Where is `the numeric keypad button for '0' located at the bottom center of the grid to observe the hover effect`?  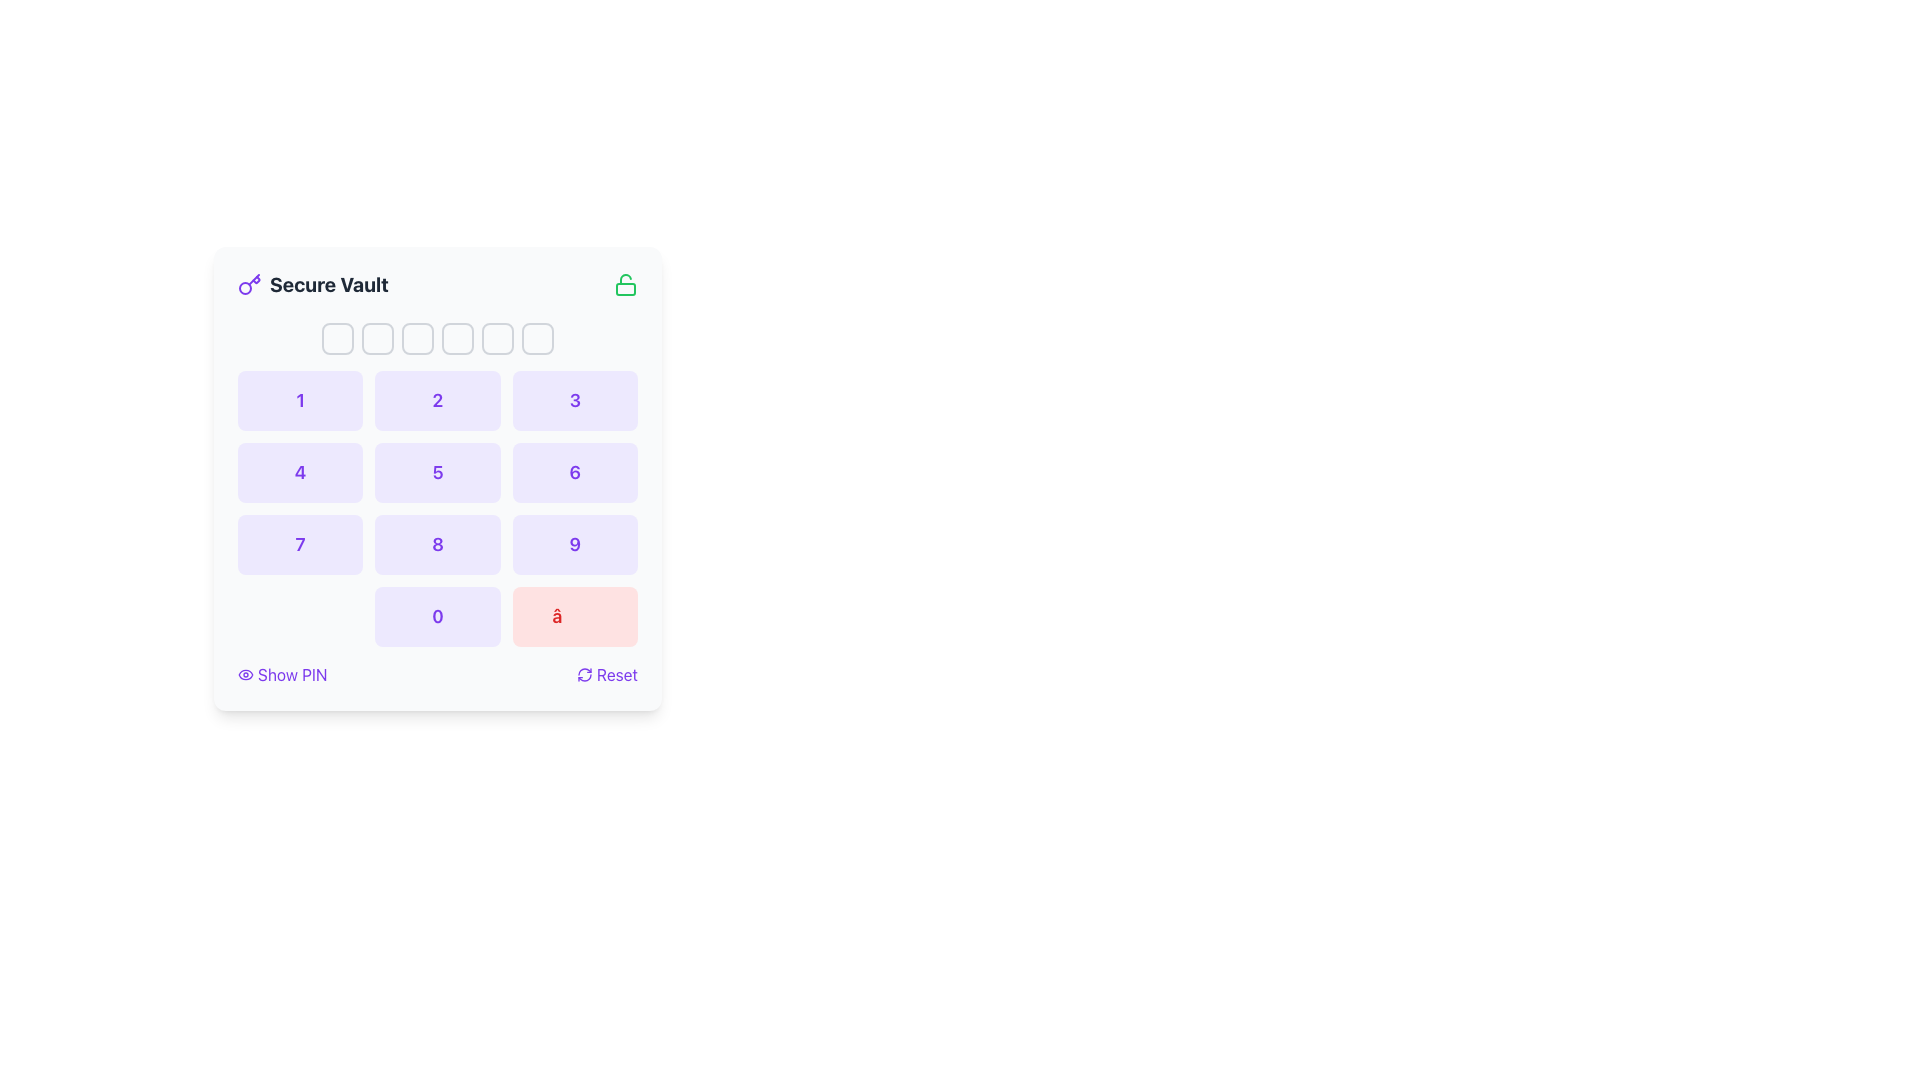
the numeric keypad button for '0' located at the bottom center of the grid to observe the hover effect is located at coordinates (436, 616).